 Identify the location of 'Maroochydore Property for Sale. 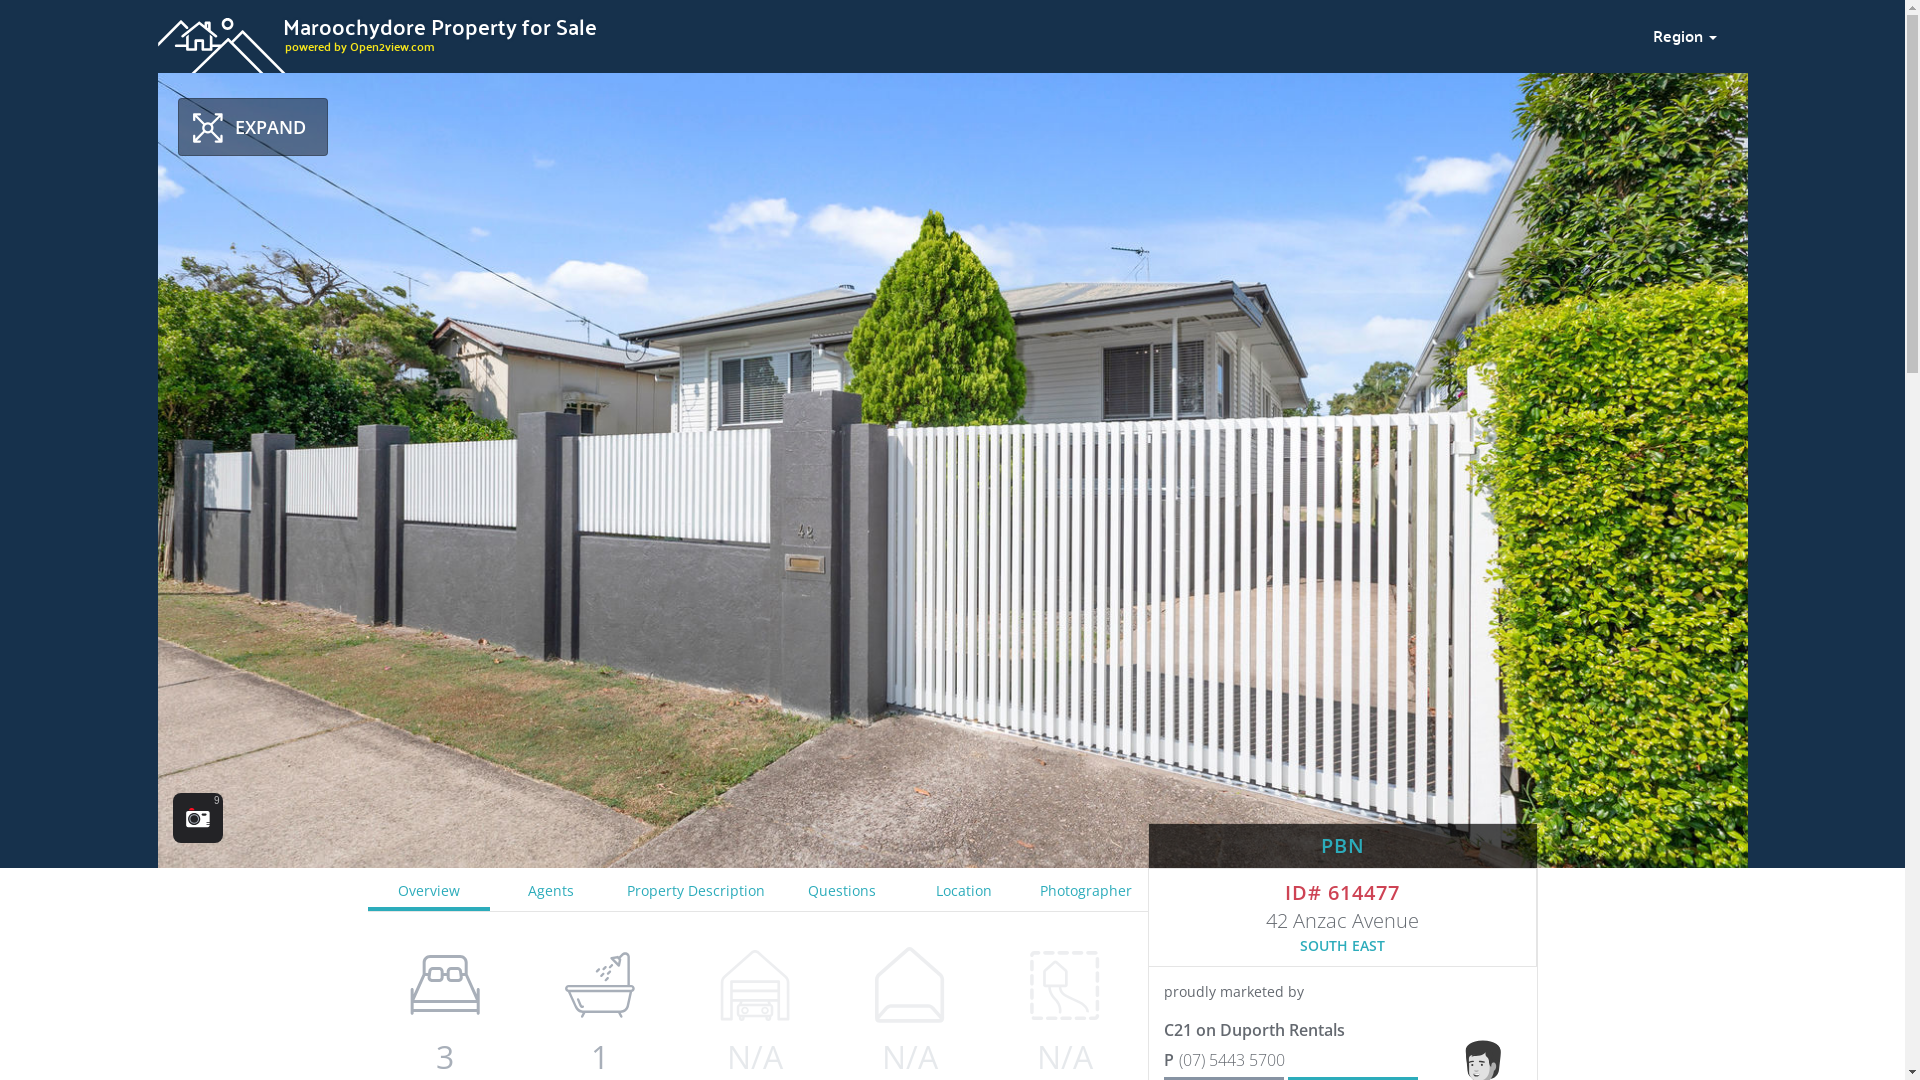
(891, 33).